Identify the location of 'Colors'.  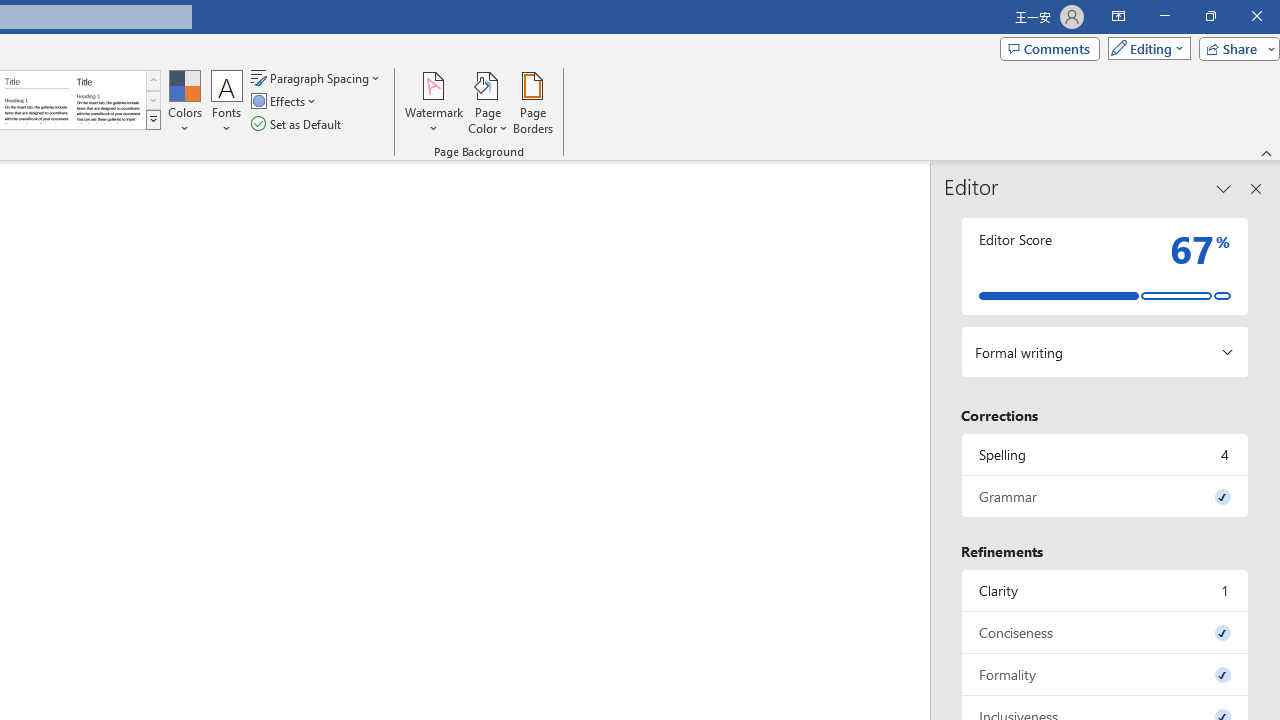
(184, 103).